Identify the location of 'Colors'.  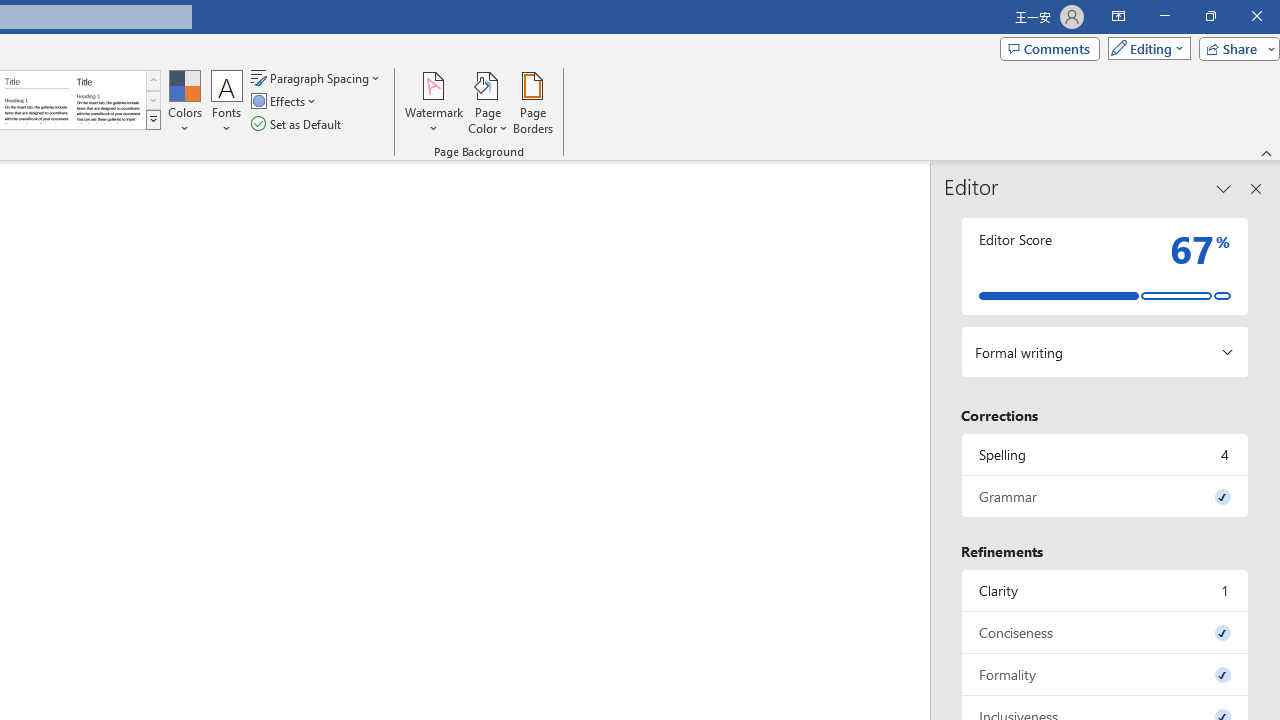
(184, 103).